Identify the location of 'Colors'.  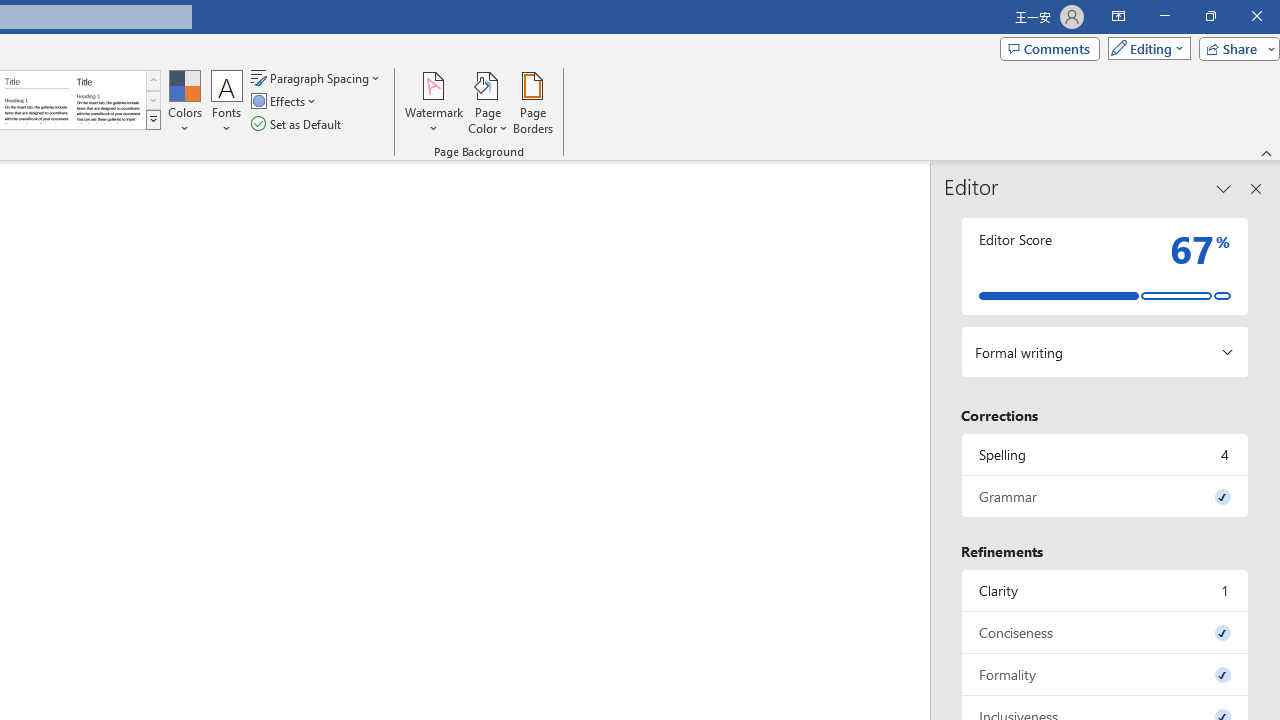
(184, 103).